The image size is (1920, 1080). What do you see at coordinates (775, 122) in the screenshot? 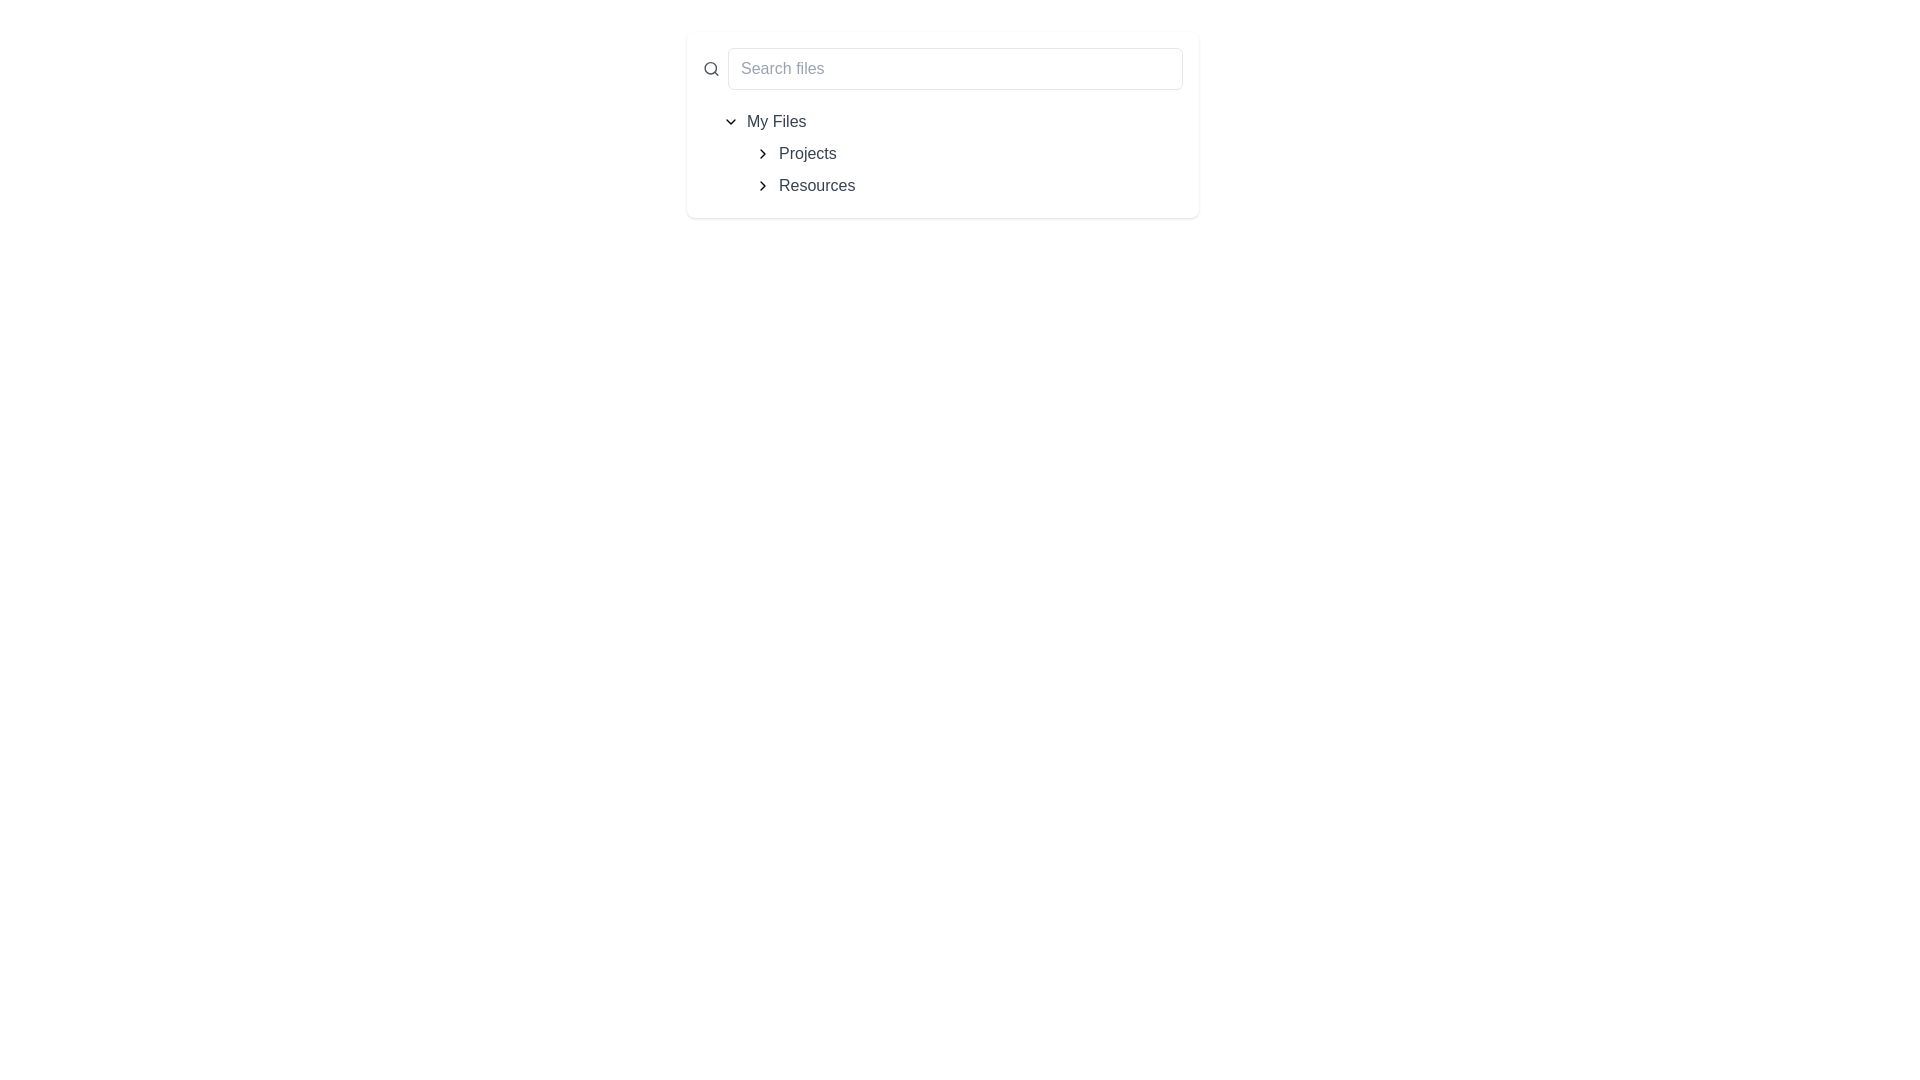
I see `text label 'My Files' located to the right of the chevron-down icon in the collapsible section header` at bounding box center [775, 122].